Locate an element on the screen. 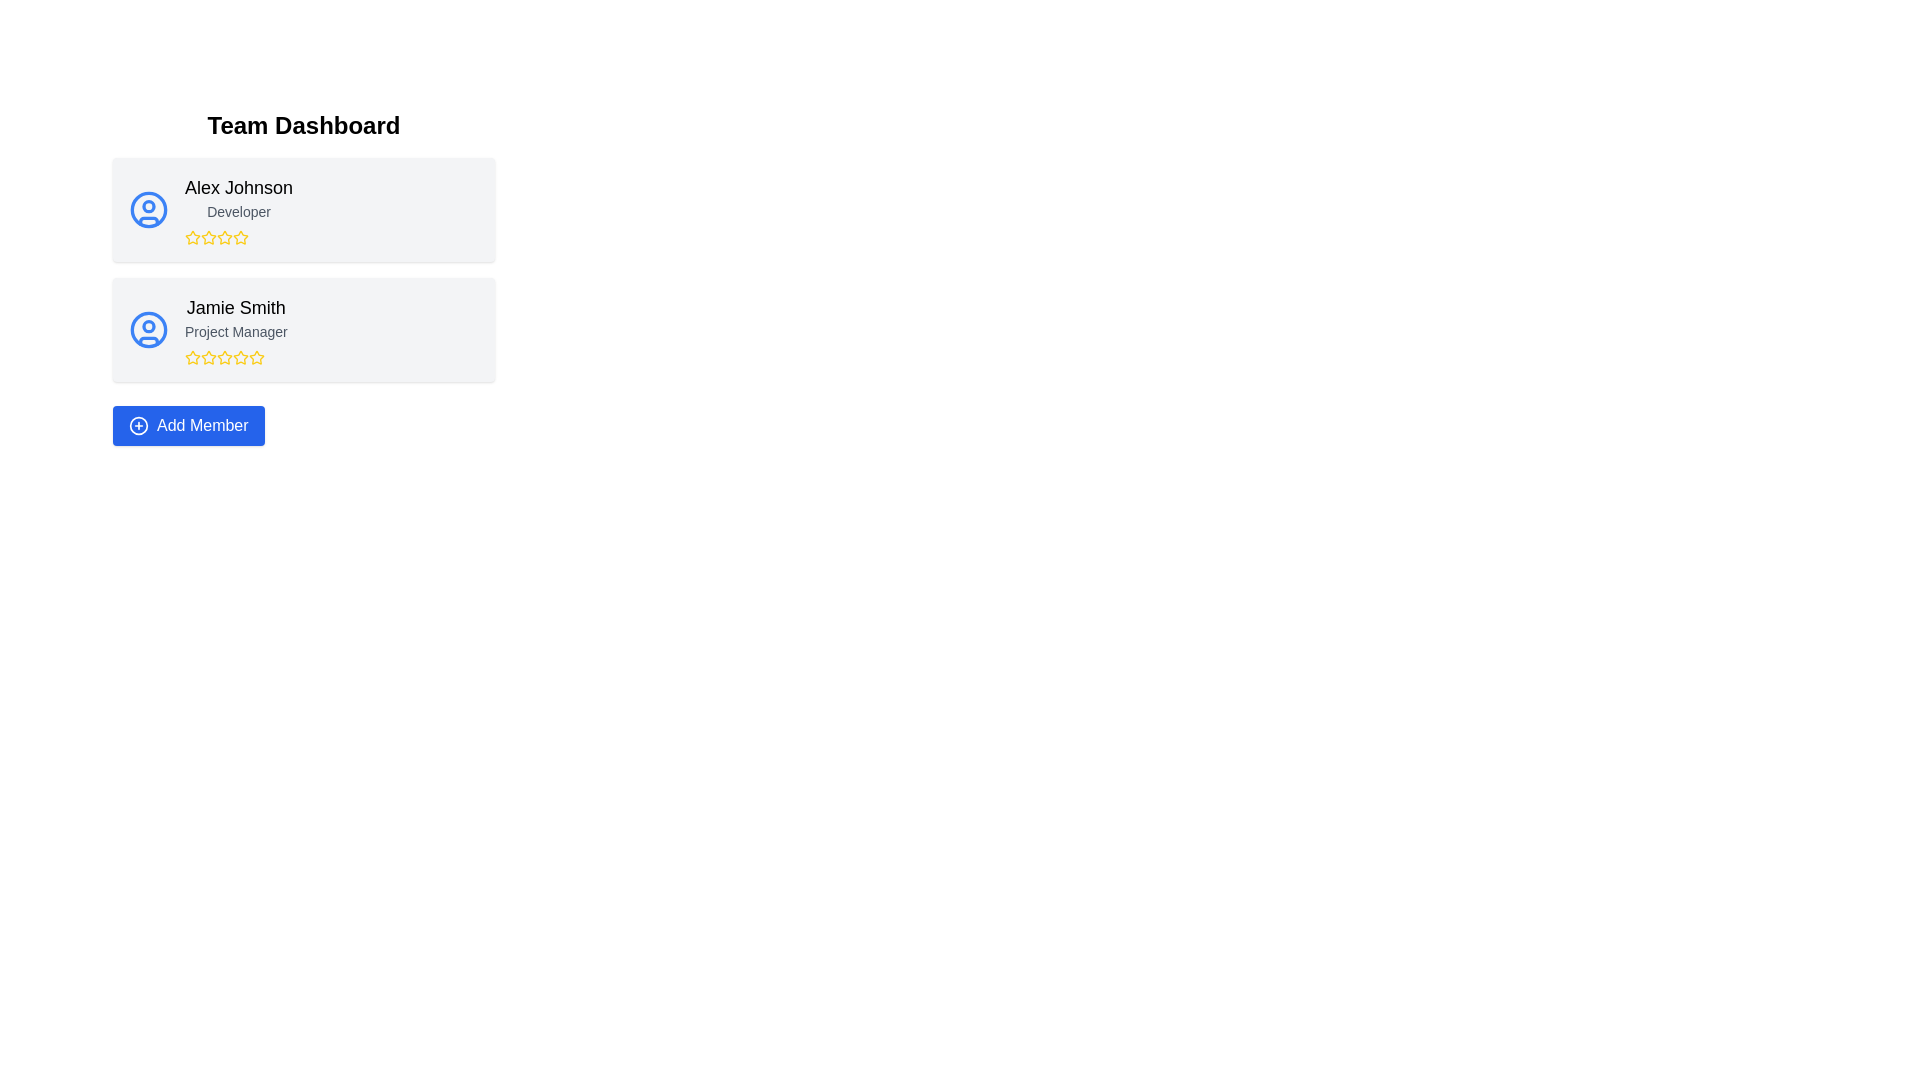  the circular add button at the center of the 'Add Member' feature, which is part of an SVG graphic element is located at coordinates (138, 424).